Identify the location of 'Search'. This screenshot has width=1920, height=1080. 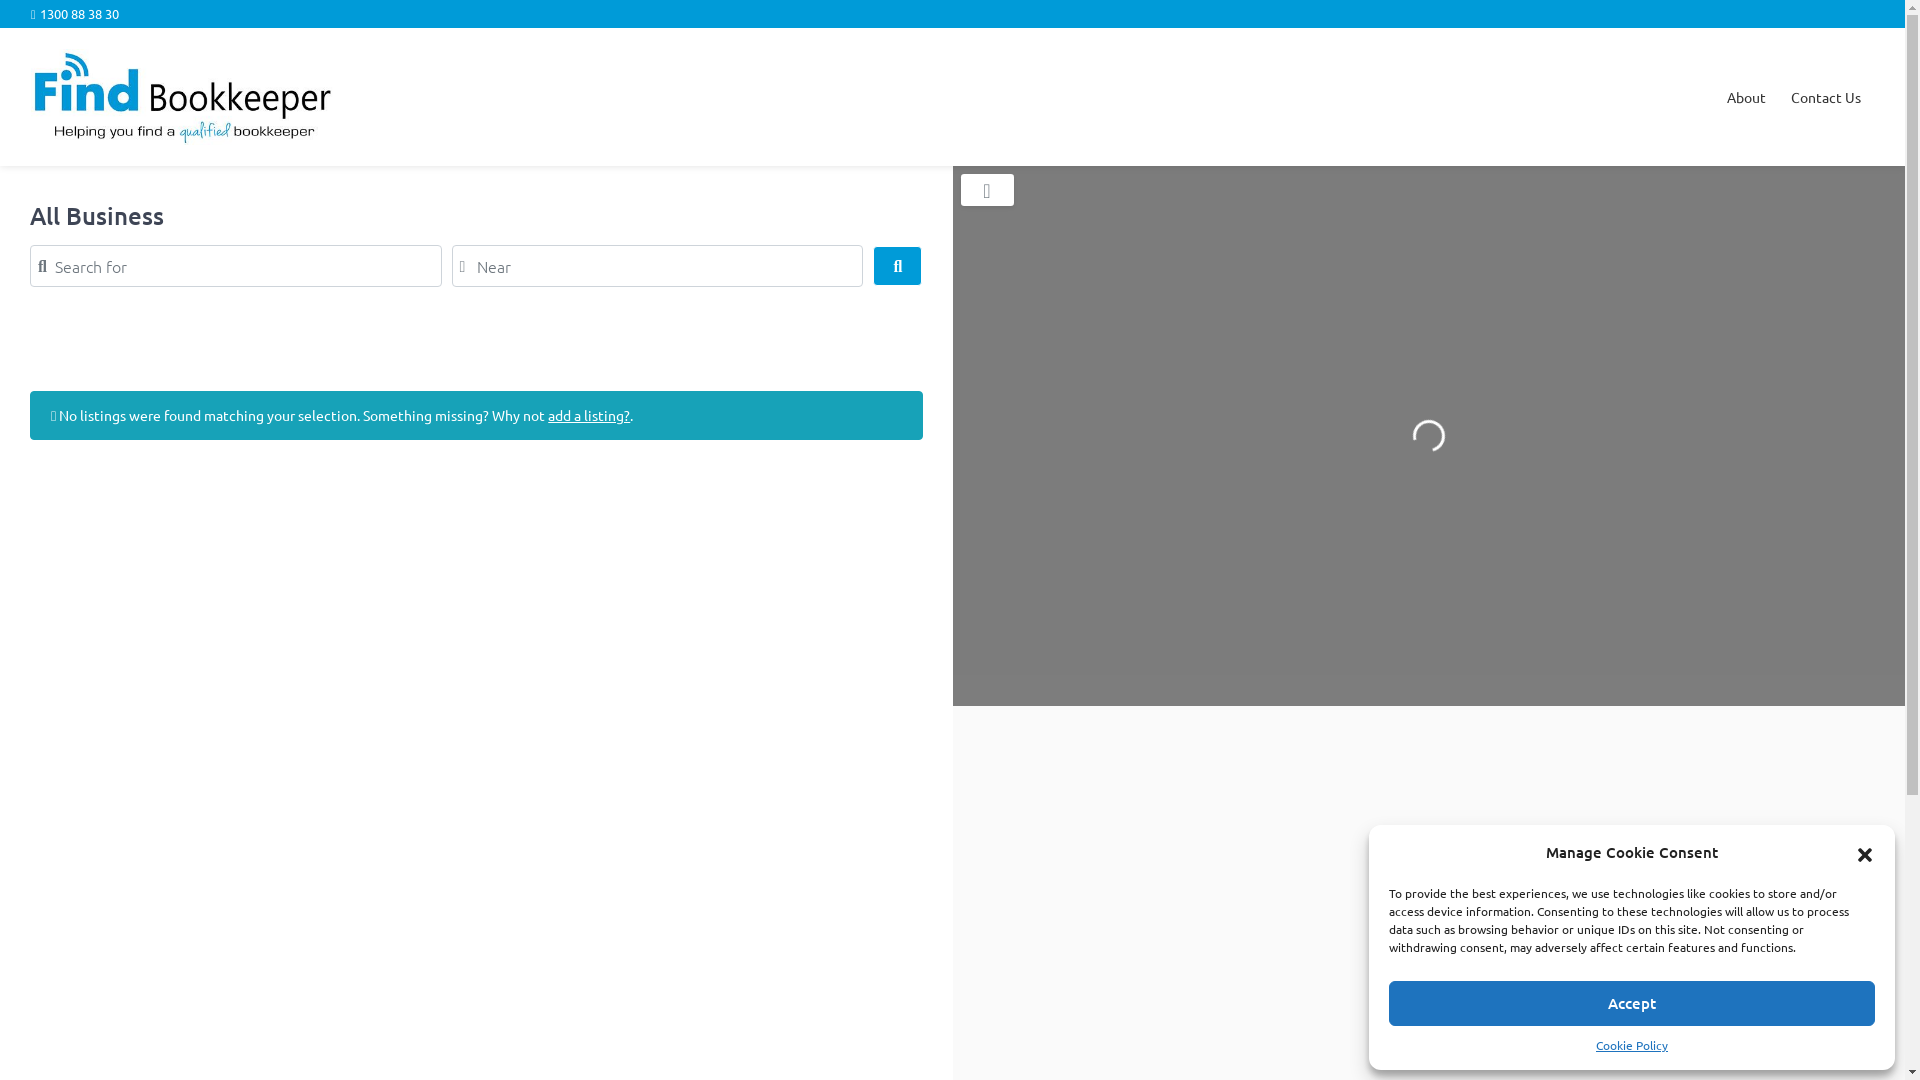
(896, 265).